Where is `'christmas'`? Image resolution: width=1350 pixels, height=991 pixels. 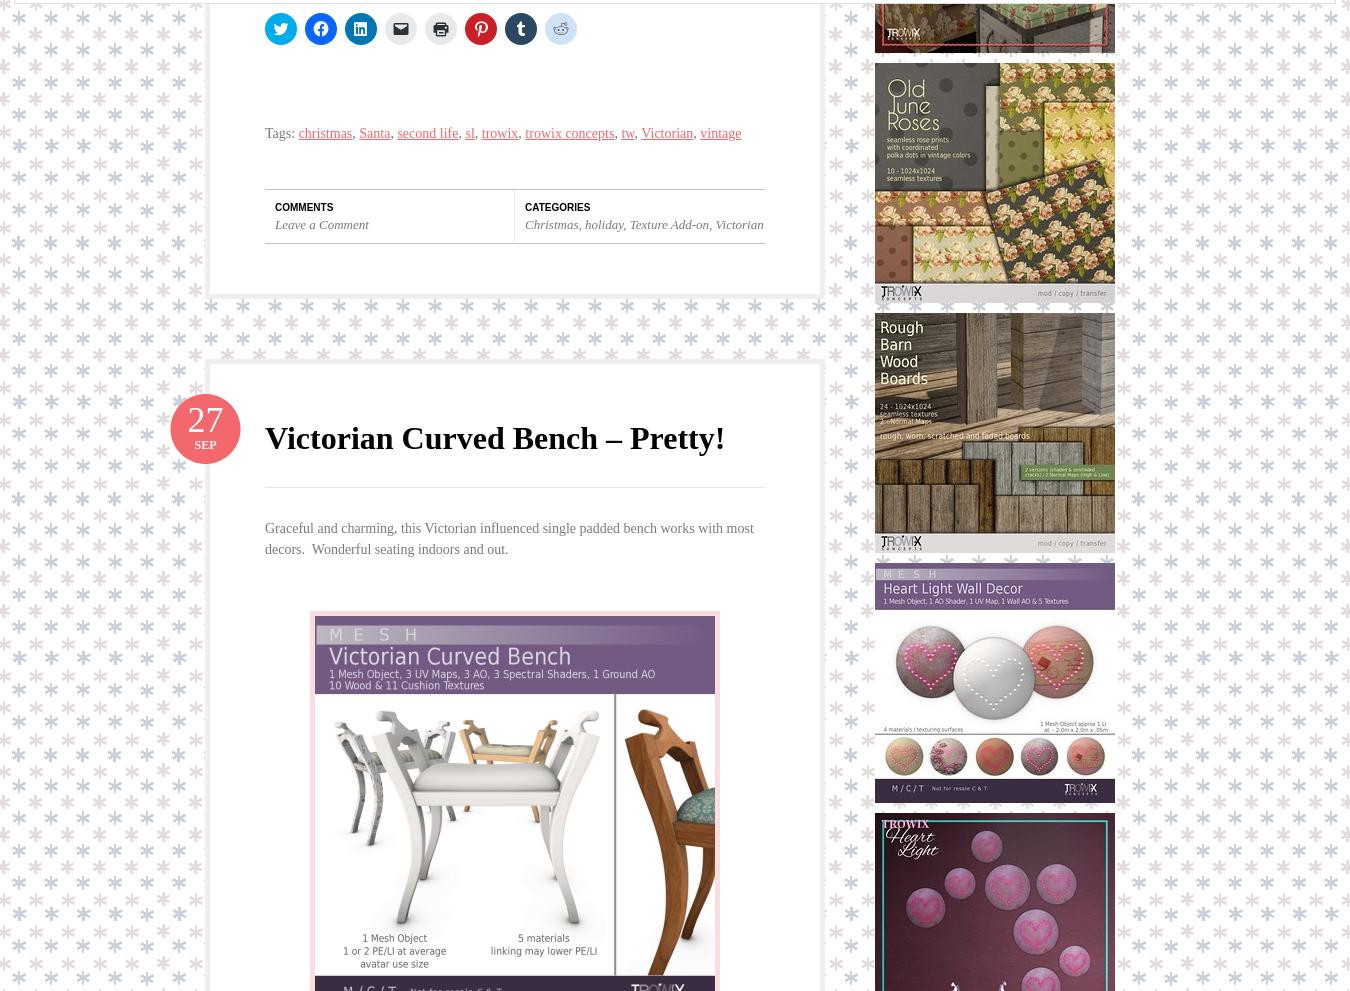 'christmas' is located at coordinates (323, 132).